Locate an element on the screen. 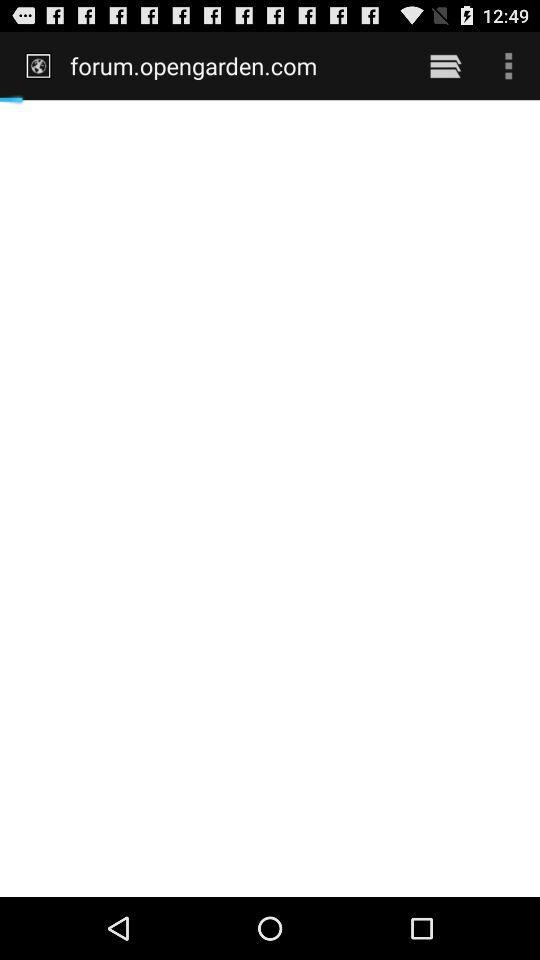 The image size is (540, 960). forum.opengarden.com is located at coordinates (235, 65).